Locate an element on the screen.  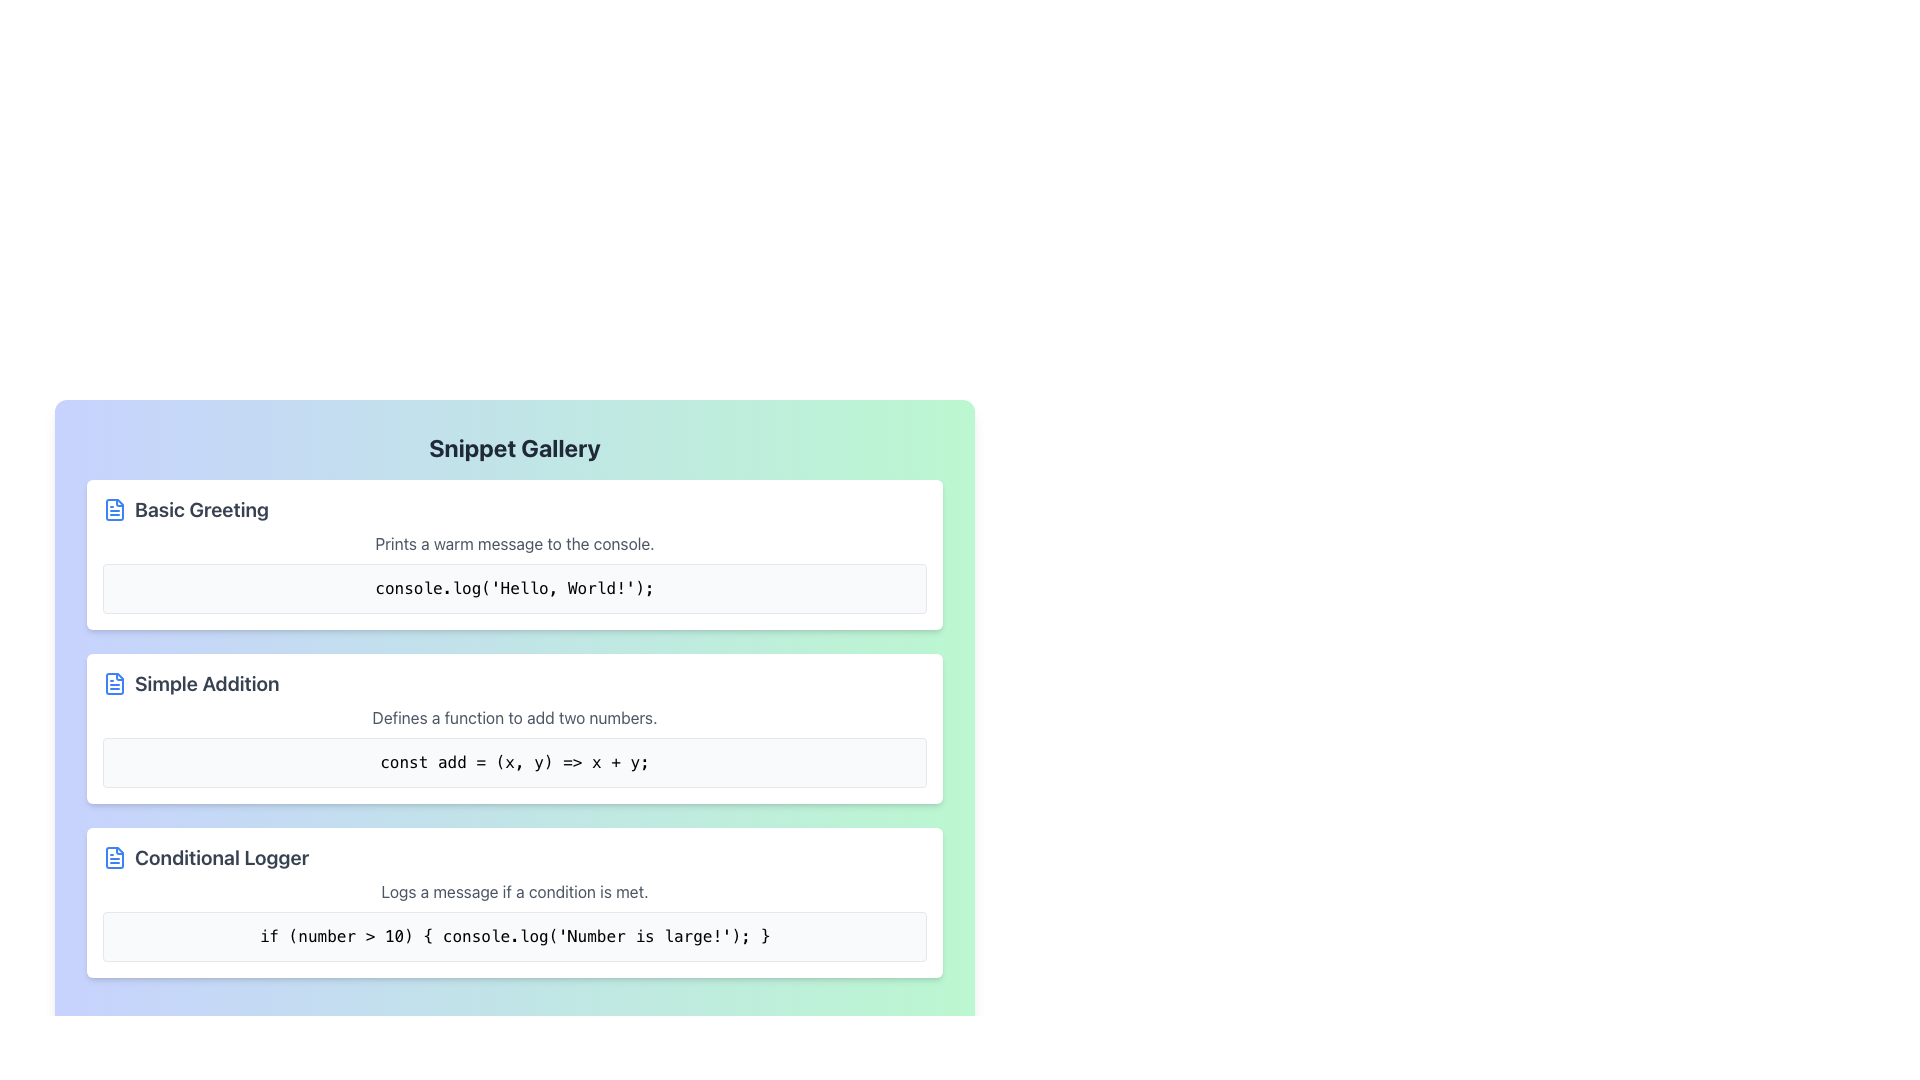
the explanatory text label that describes the functionality of the 'Conditional Logger' snippet, located in the third card of the vertically stacked list of code snippets is located at coordinates (514, 890).